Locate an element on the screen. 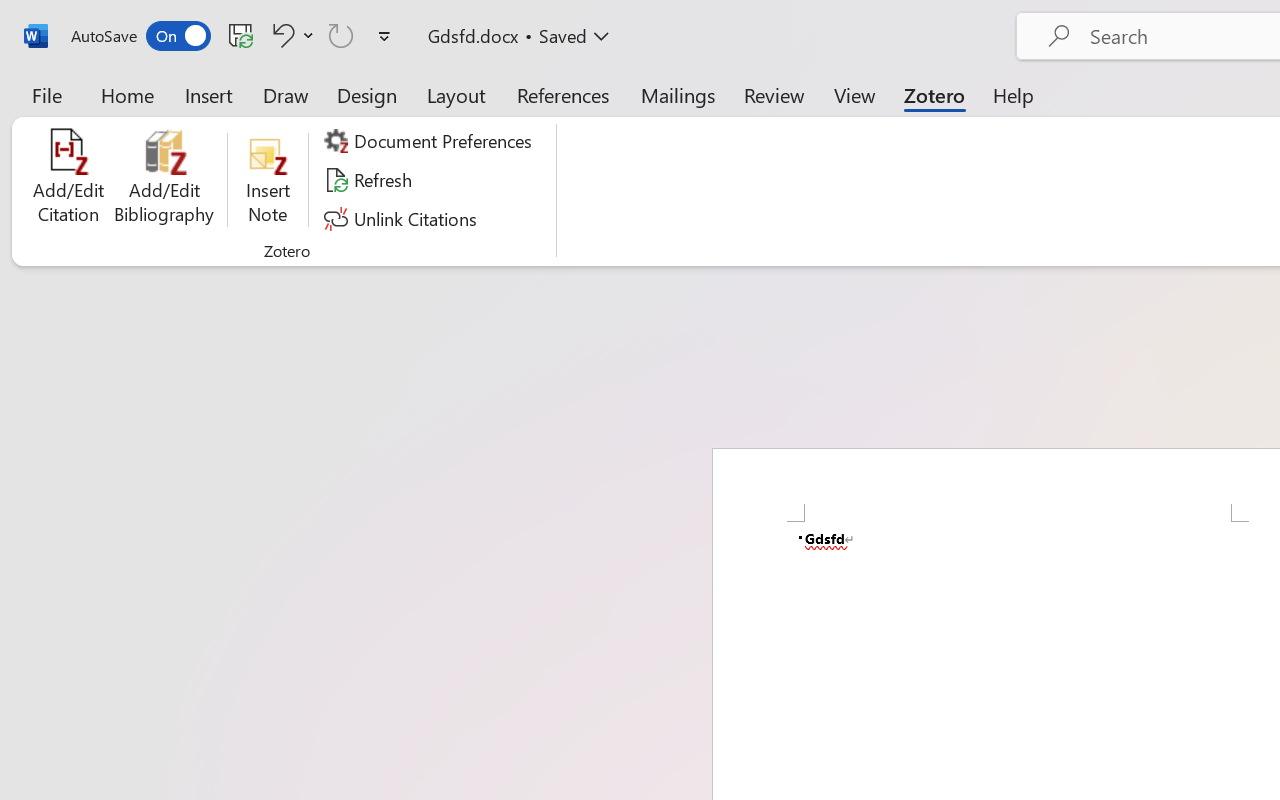  'Unlink Citations' is located at coordinates (402, 218).